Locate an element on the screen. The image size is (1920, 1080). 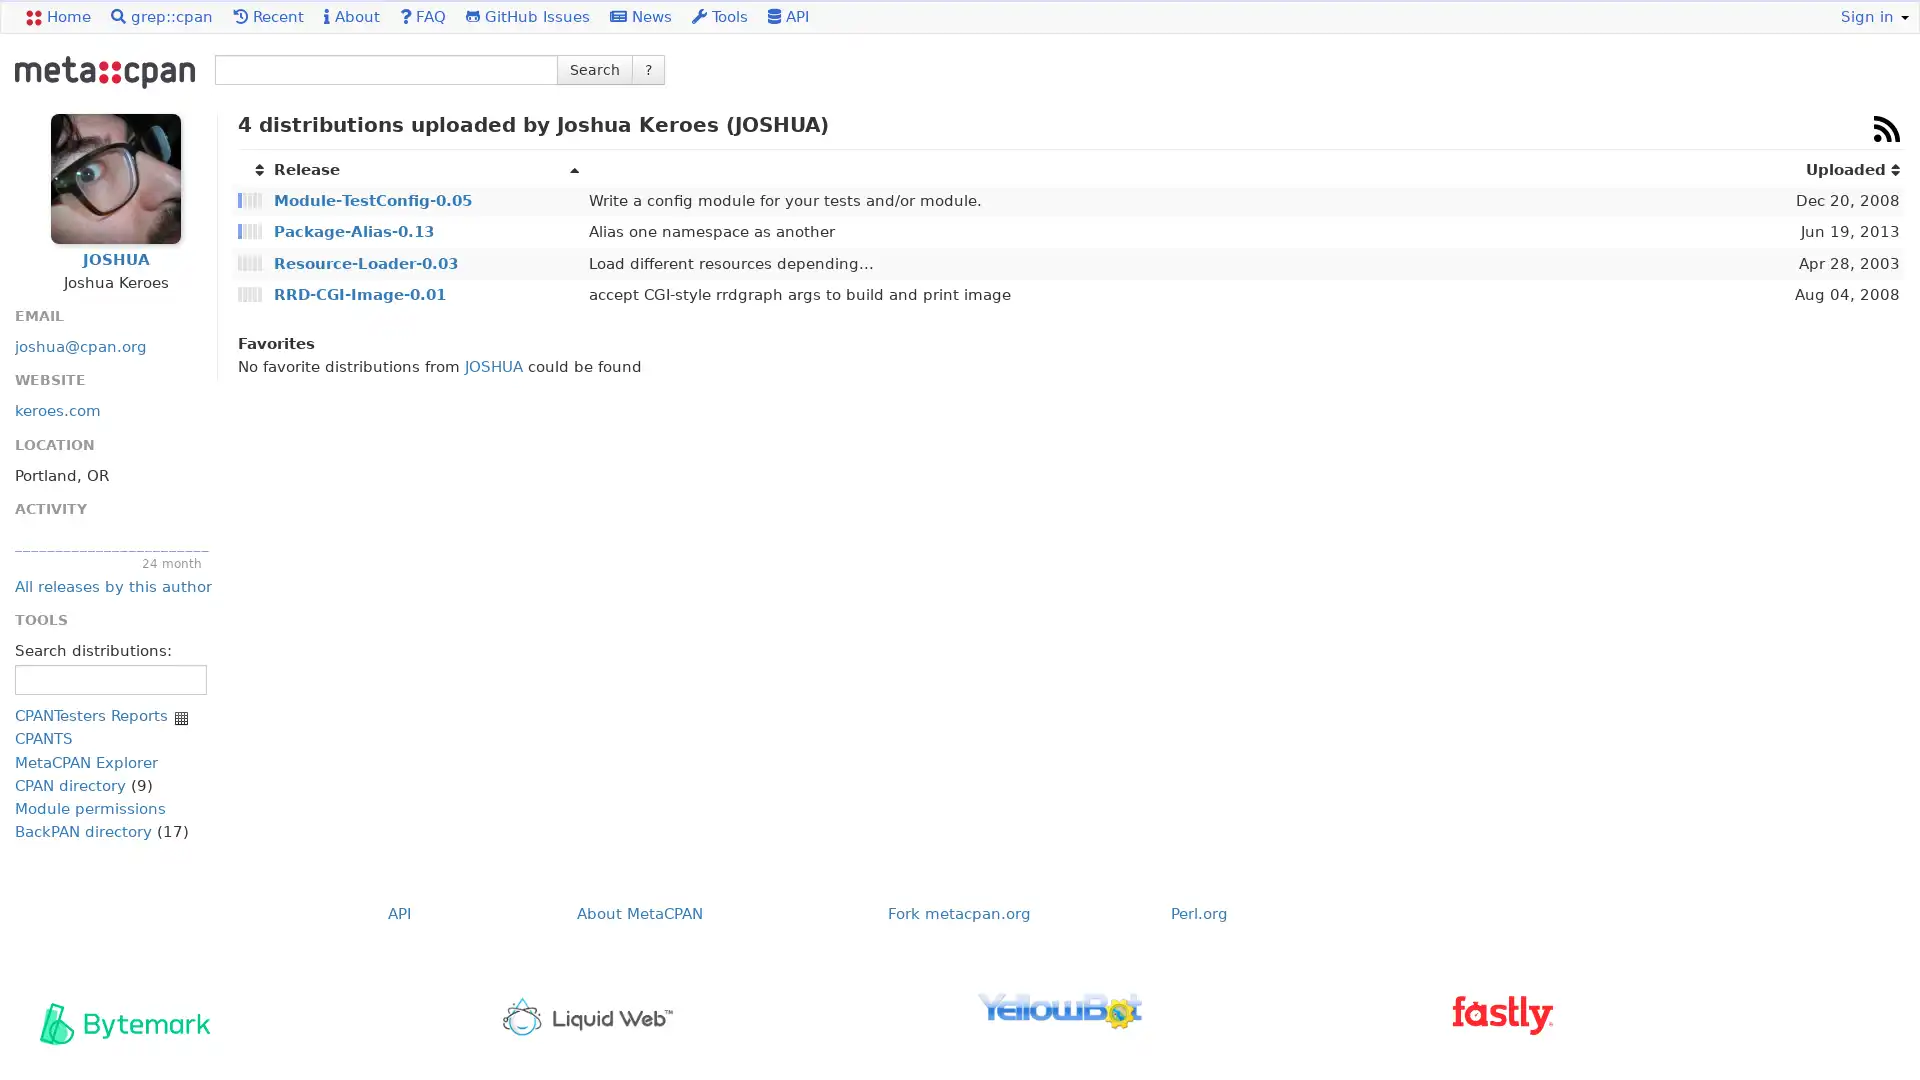
? is located at coordinates (648, 68).